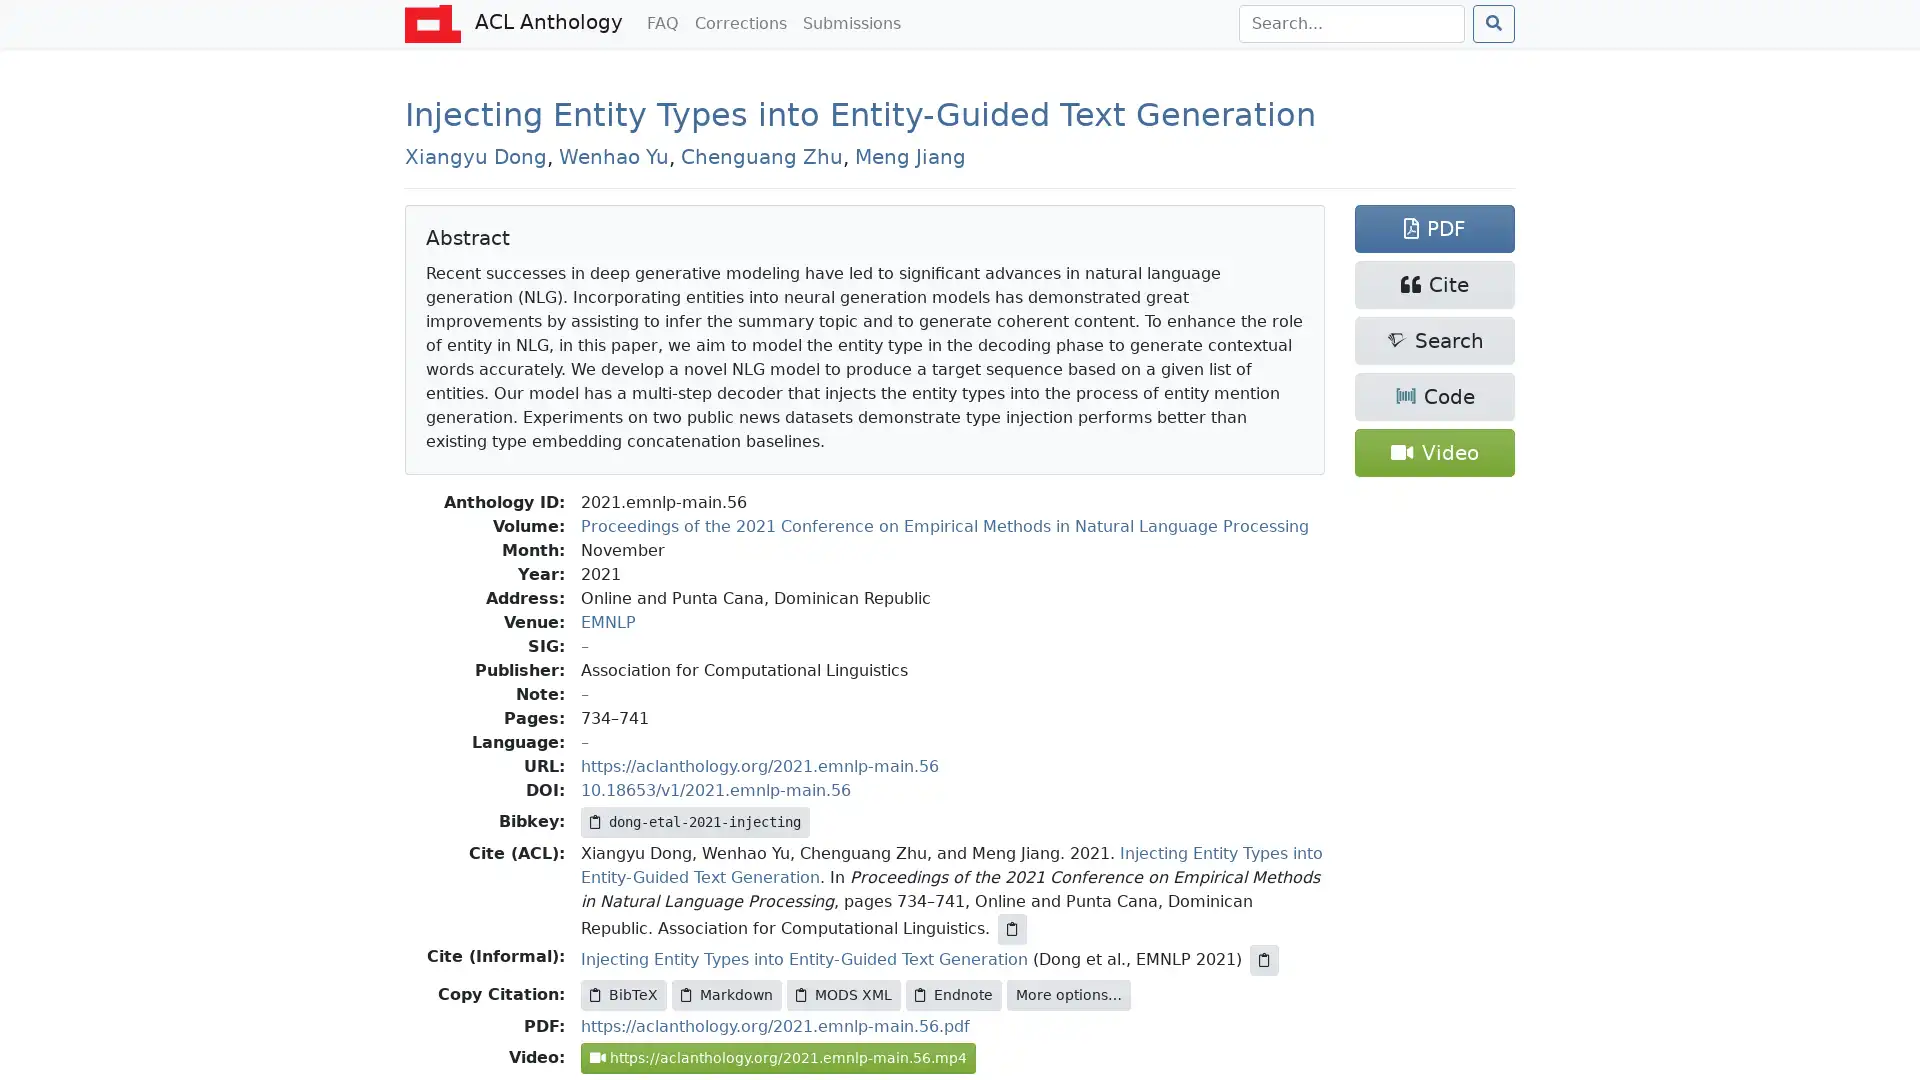 This screenshot has height=1080, width=1920. I want to click on BibTeX, so click(623, 995).